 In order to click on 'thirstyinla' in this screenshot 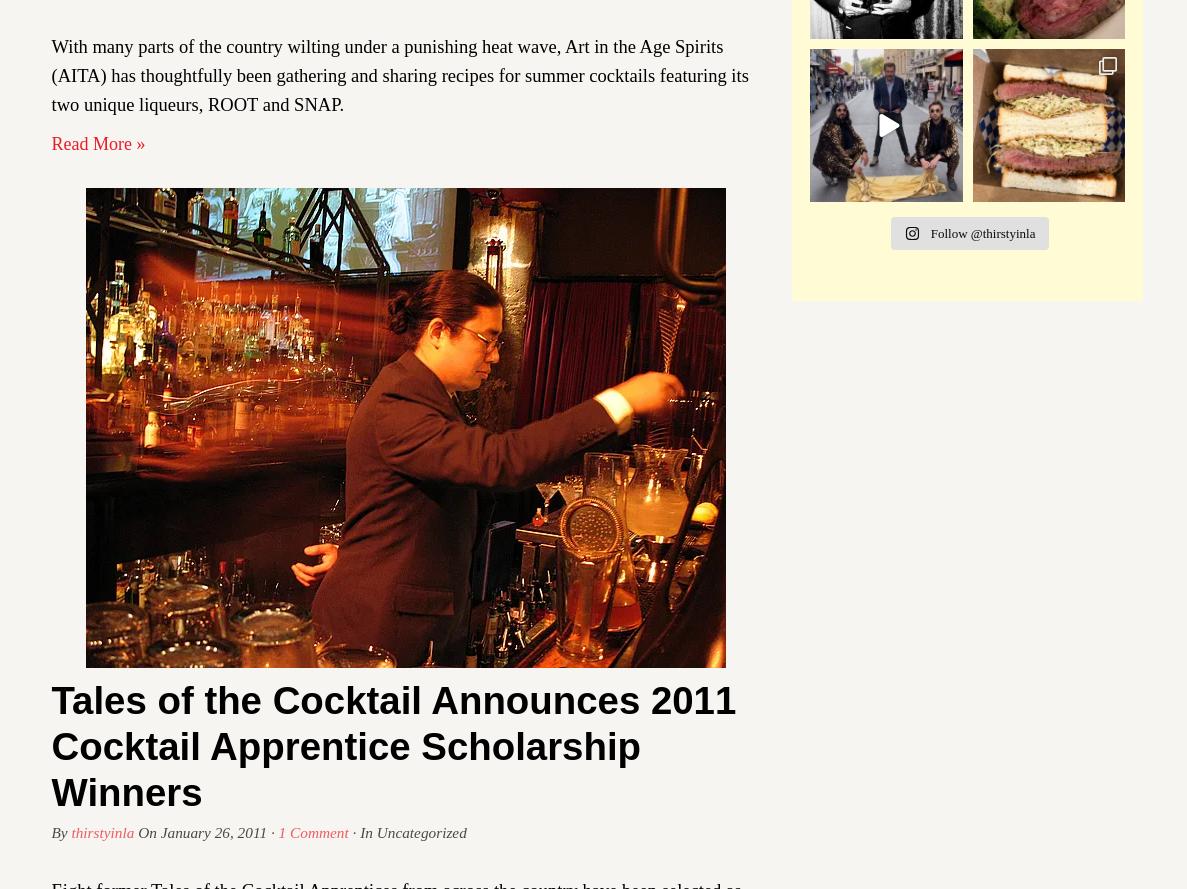, I will do `click(102, 830)`.